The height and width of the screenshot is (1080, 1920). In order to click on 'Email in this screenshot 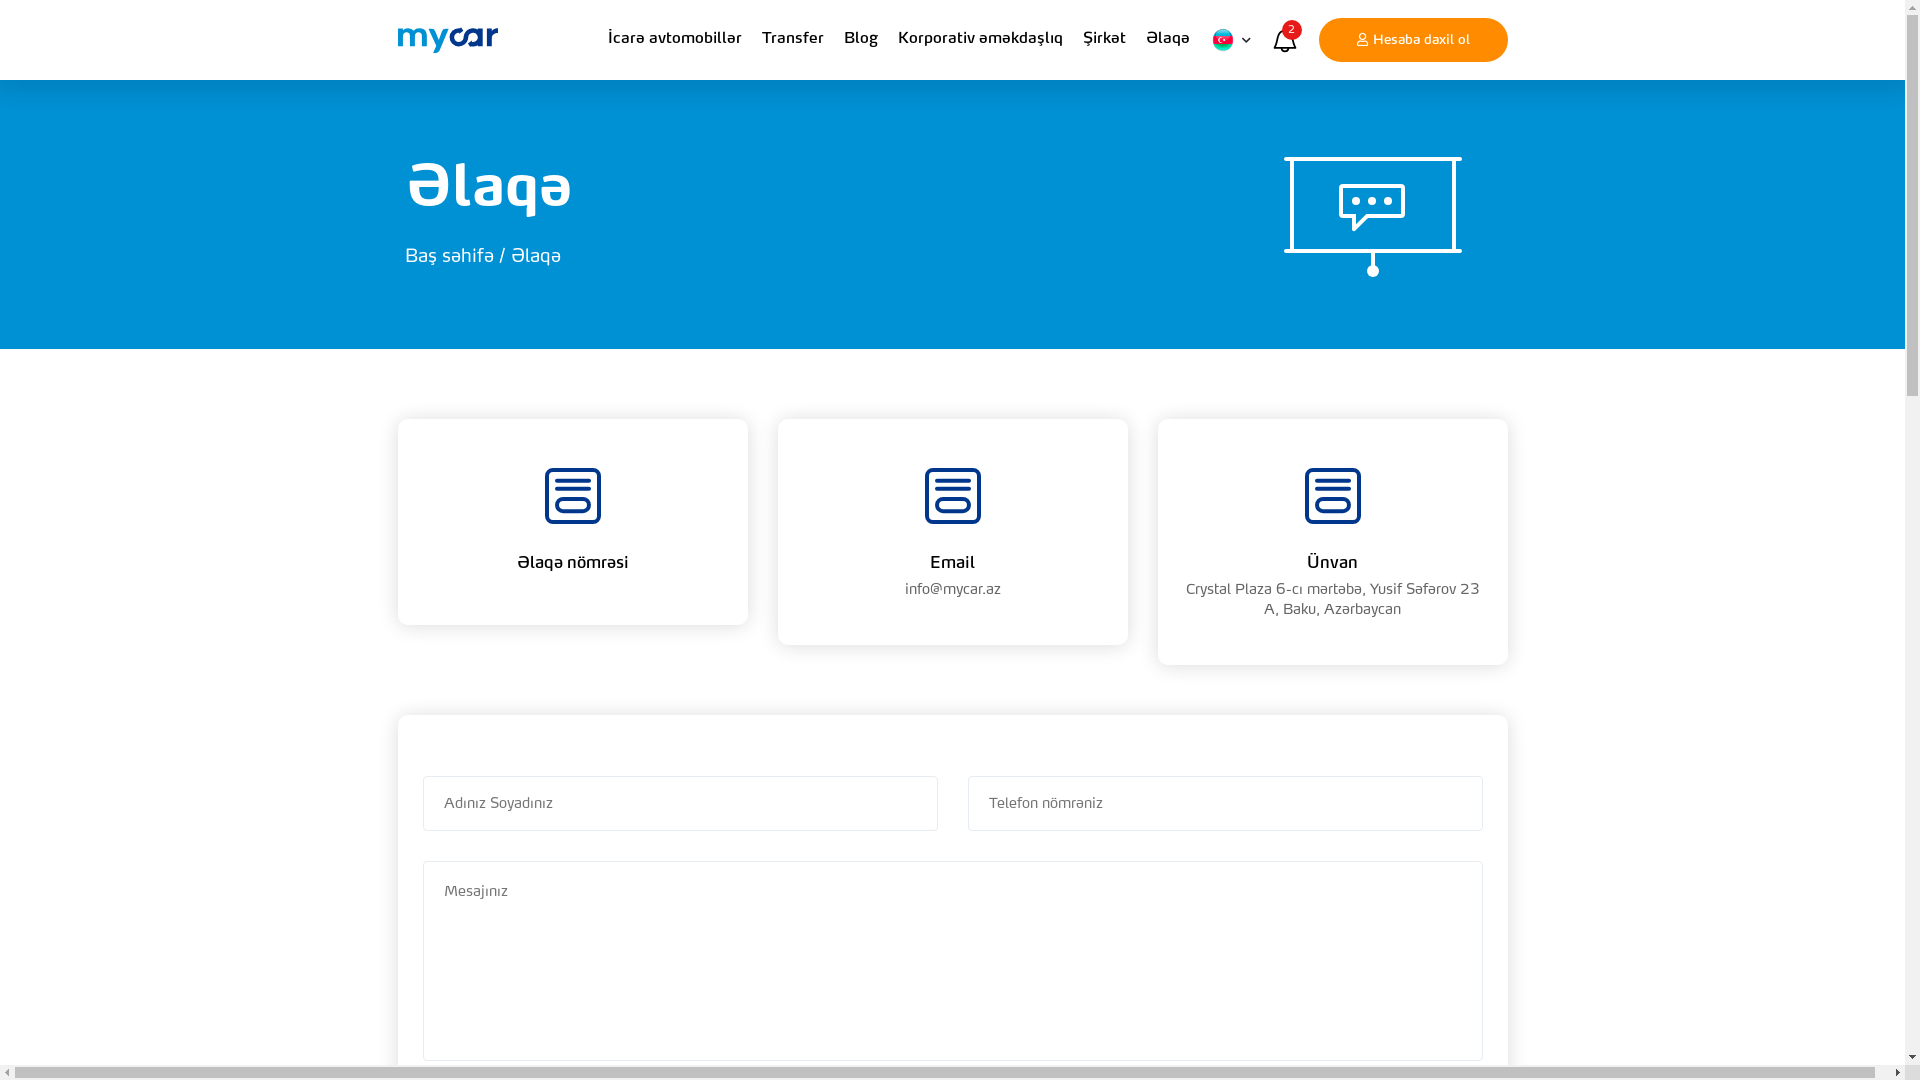, I will do `click(952, 531)`.